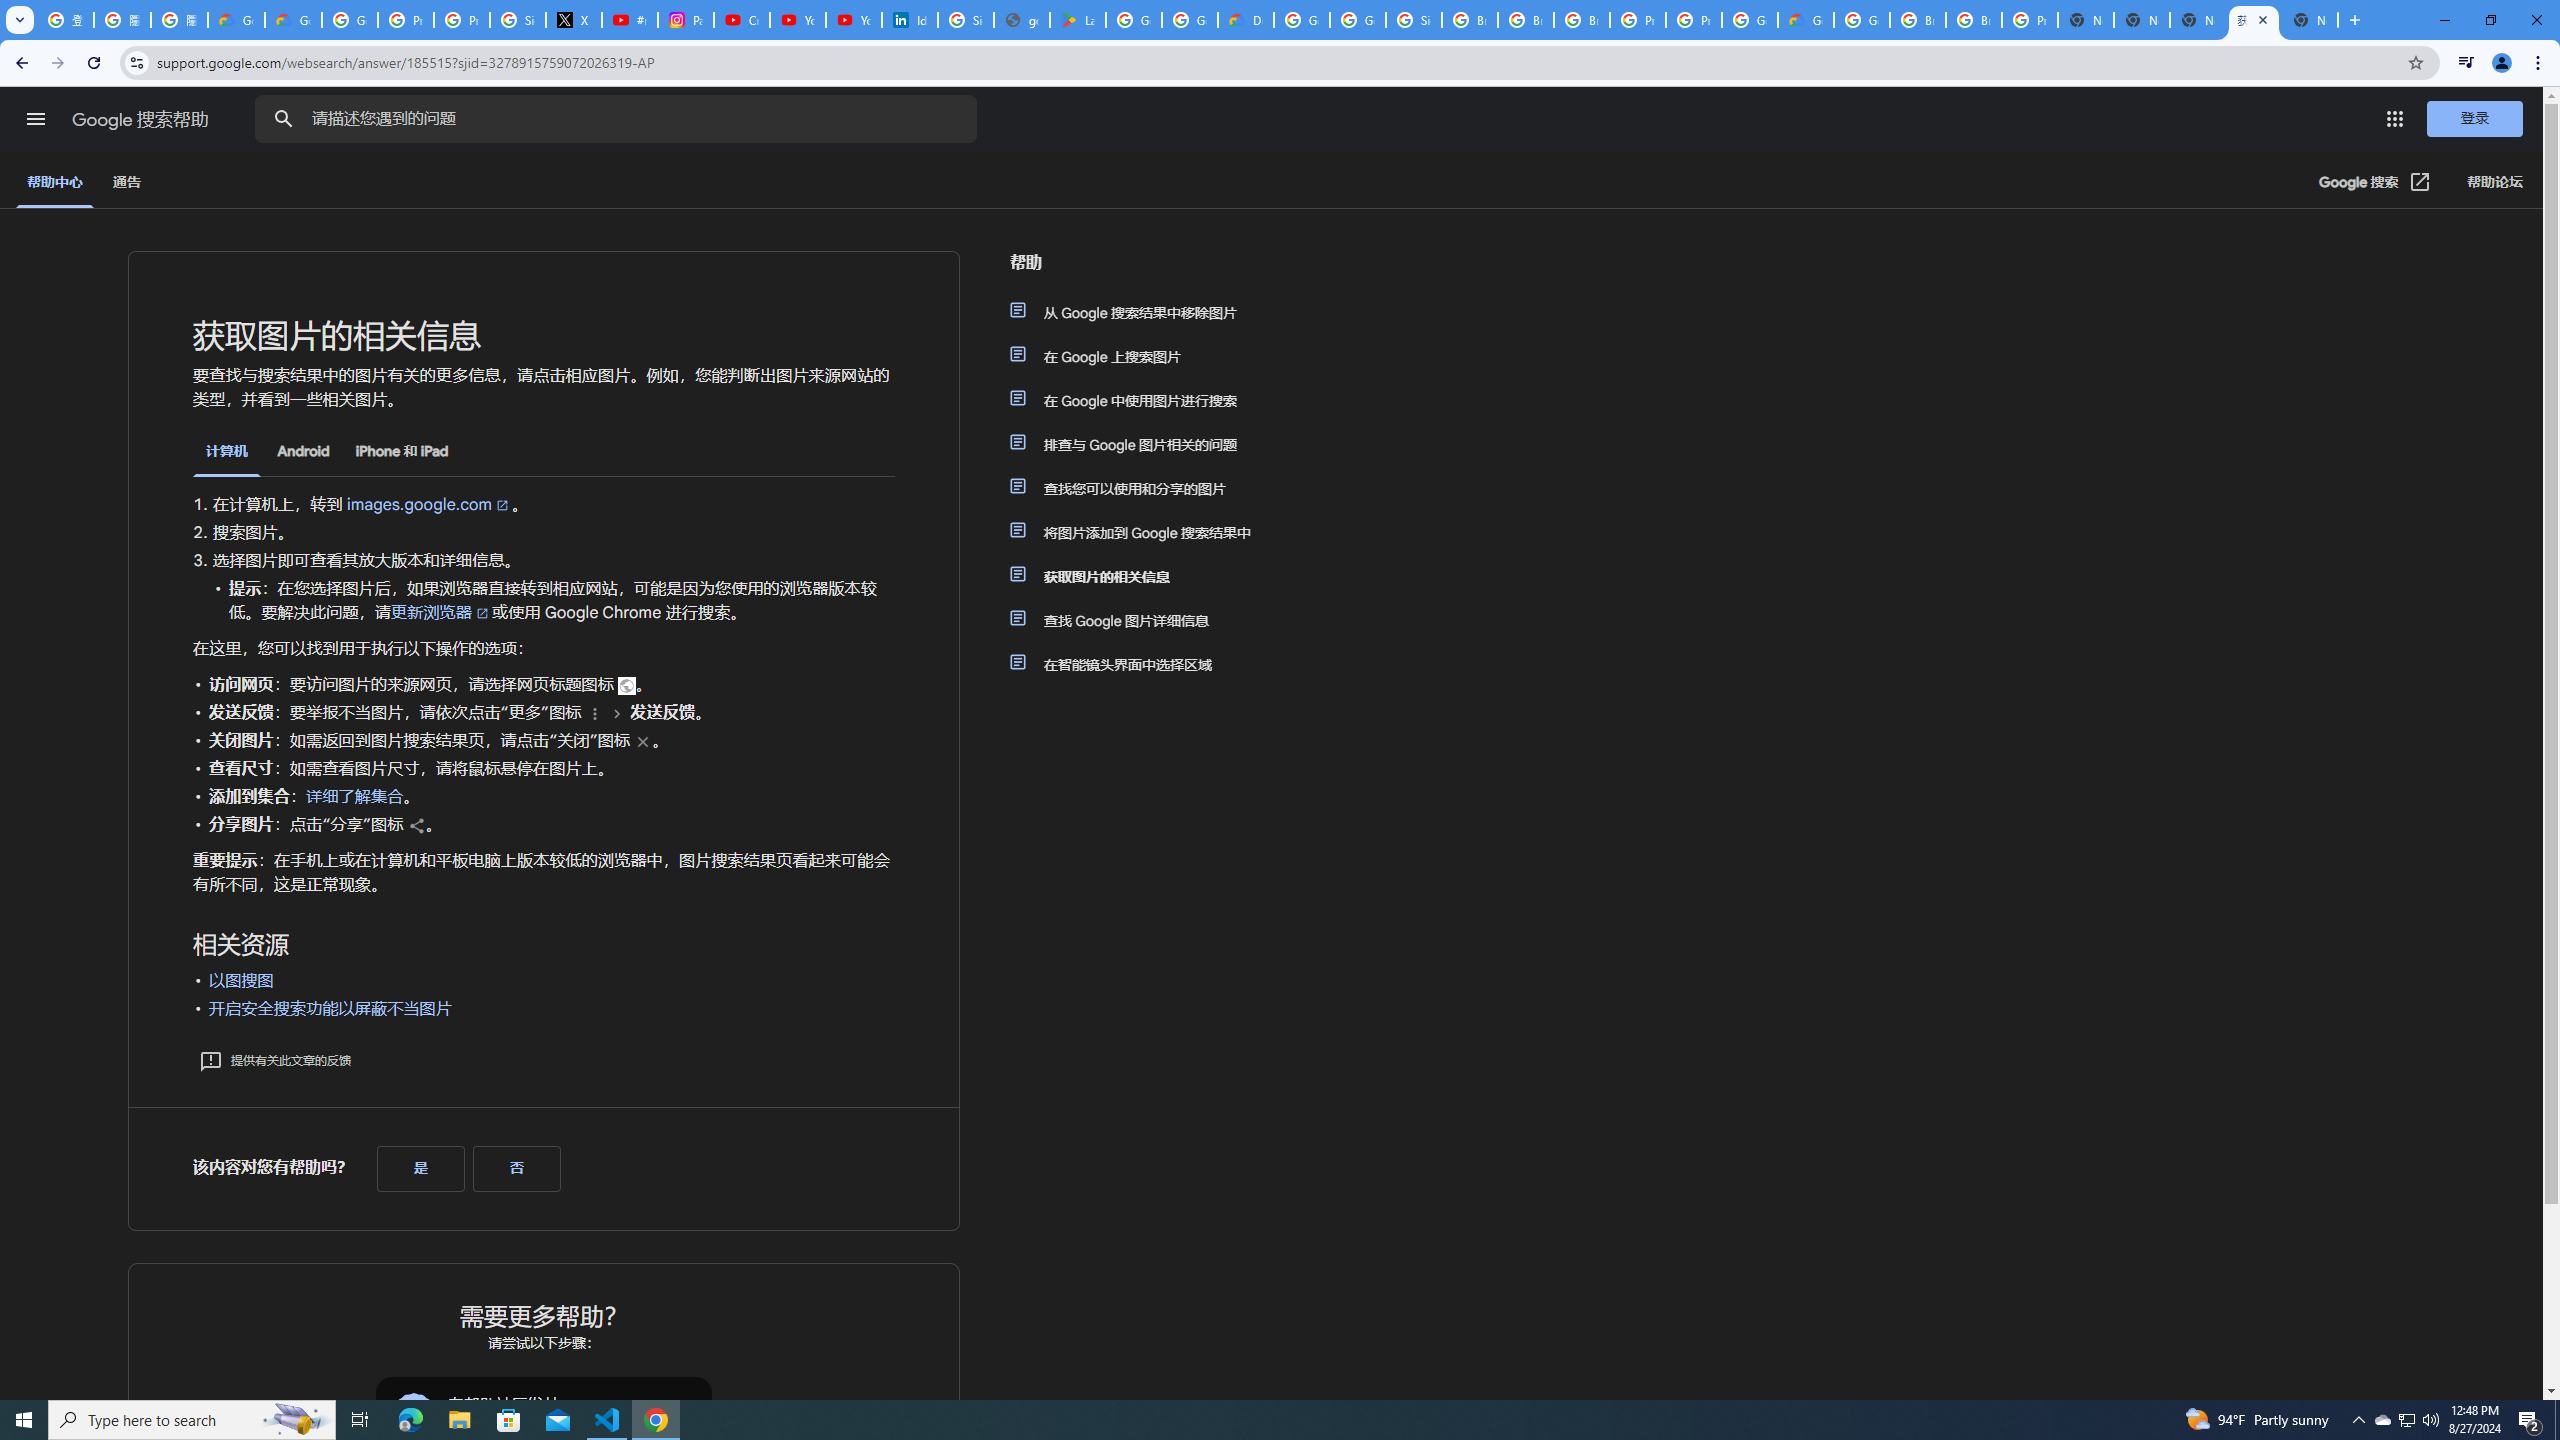 The width and height of the screenshot is (2560, 1440). What do you see at coordinates (852, 19) in the screenshot?
I see `'YouTube Culture & Trends - YouTube Top 10, 2021'` at bounding box center [852, 19].